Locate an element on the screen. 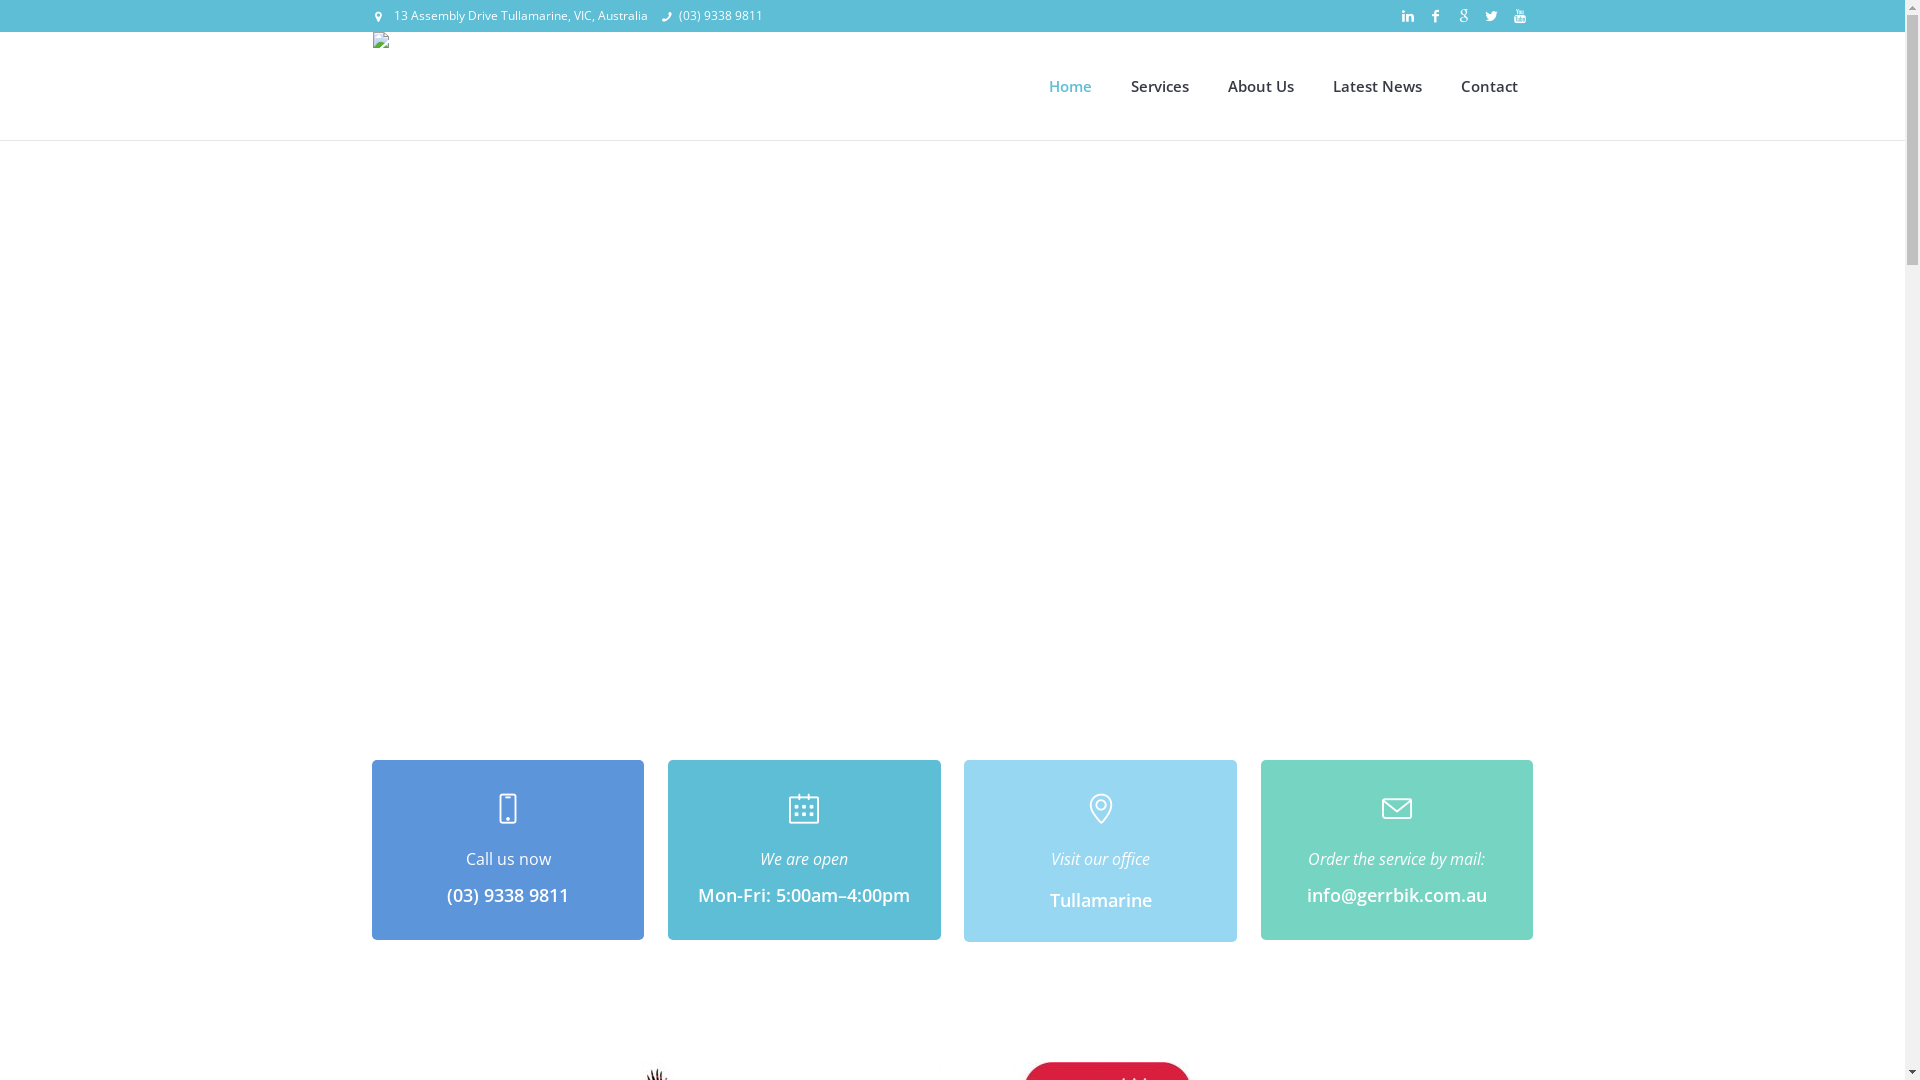 This screenshot has width=1920, height=1080. 'YouTube' is located at coordinates (1510, 15).